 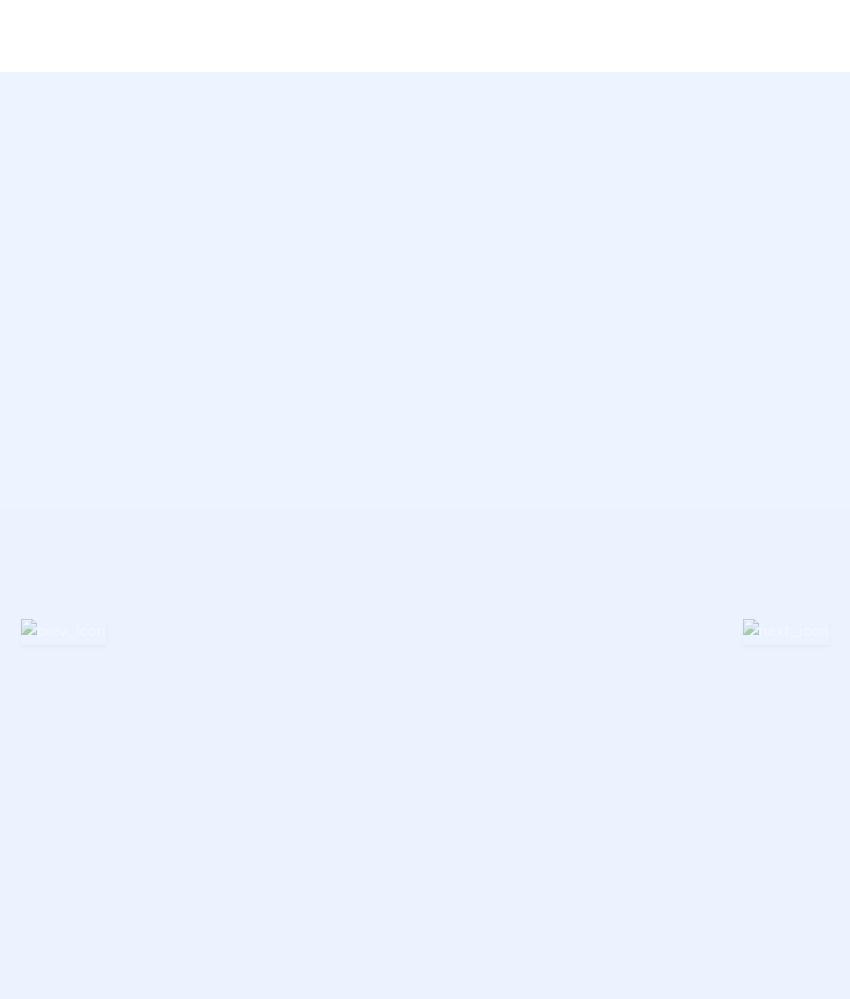 What do you see at coordinates (557, 101) in the screenshot?
I see `'Assess your understanding with daily MCQ tests'` at bounding box center [557, 101].